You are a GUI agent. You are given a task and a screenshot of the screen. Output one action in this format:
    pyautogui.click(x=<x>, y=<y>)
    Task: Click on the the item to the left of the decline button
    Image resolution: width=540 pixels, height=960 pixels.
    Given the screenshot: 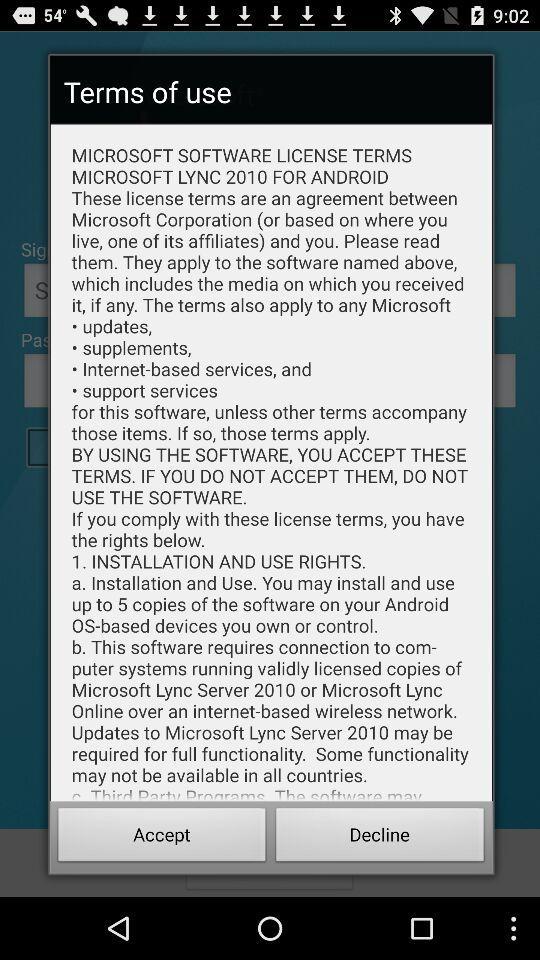 What is the action you would take?
    pyautogui.click(x=161, y=837)
    